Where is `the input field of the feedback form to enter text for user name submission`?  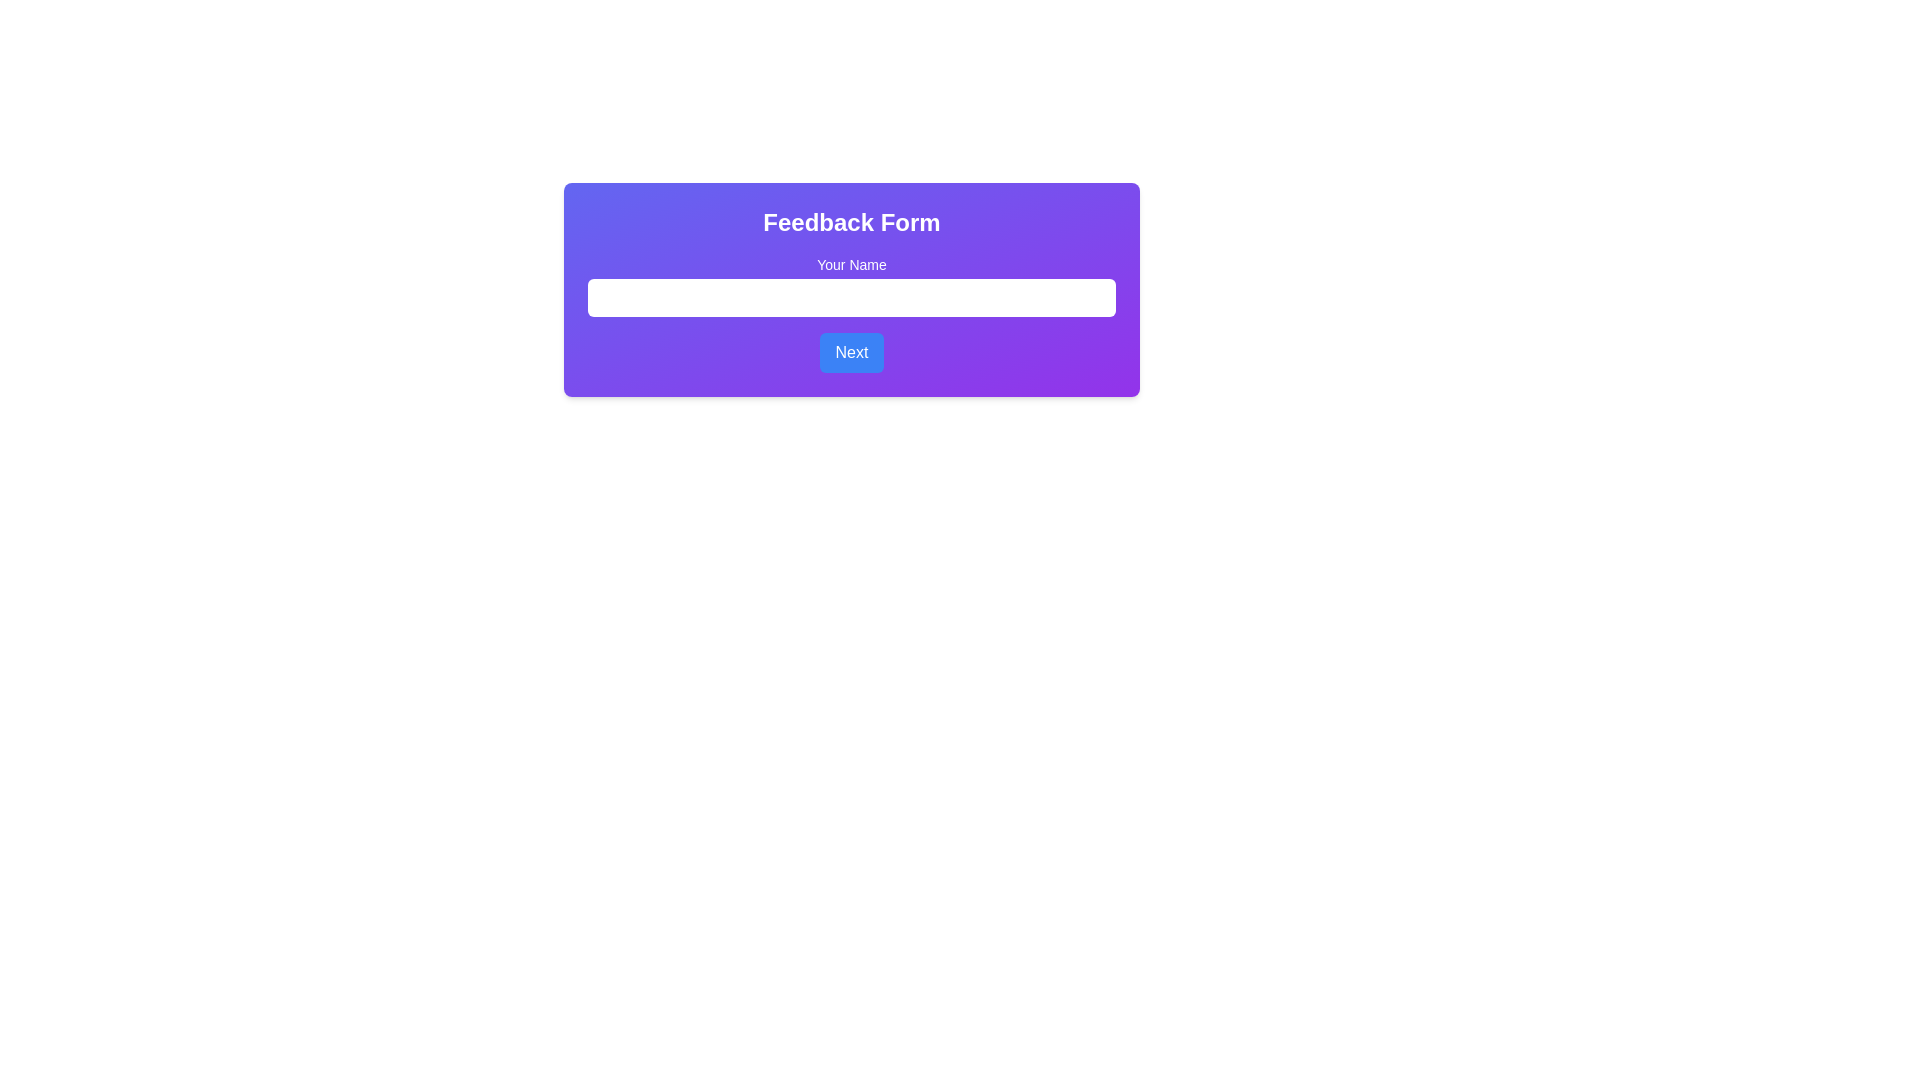 the input field of the feedback form to enter text for user name submission is located at coordinates (851, 289).